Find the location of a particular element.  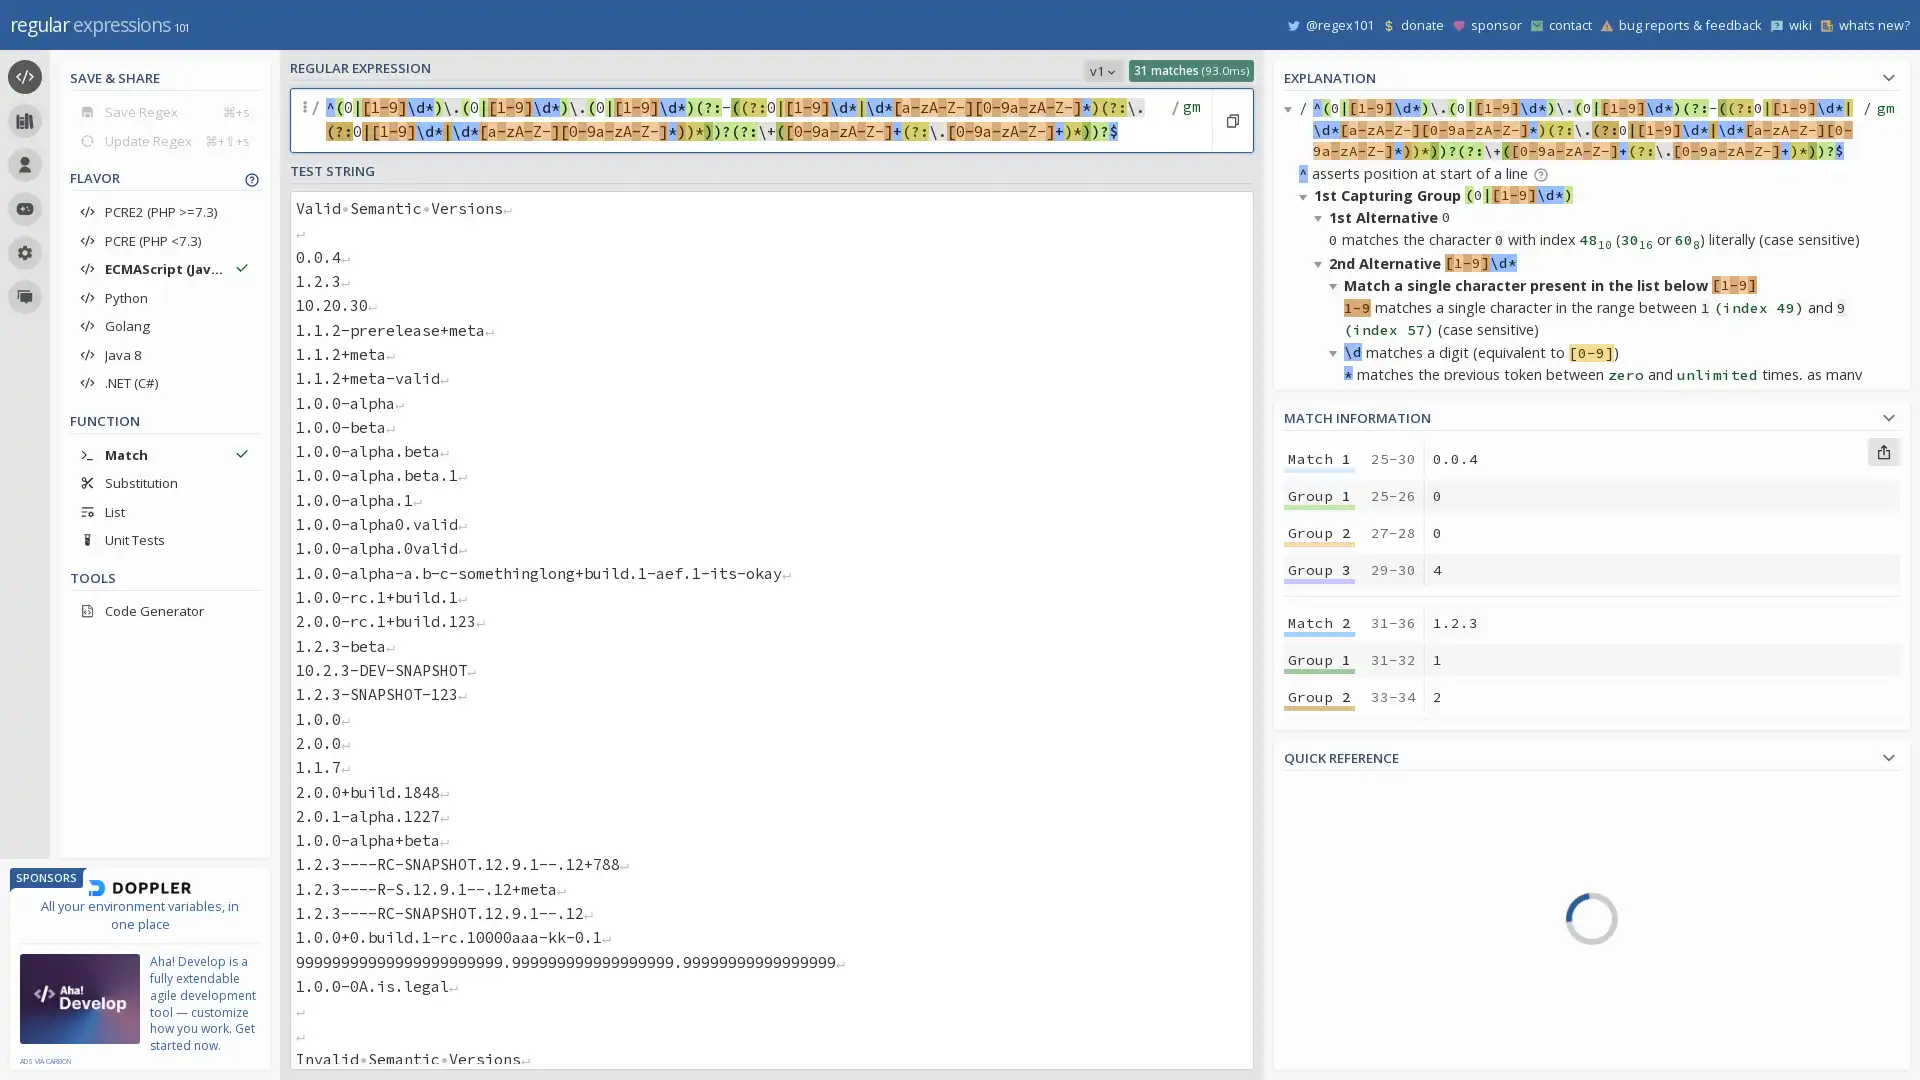

Match 4 is located at coordinates (1319, 950).